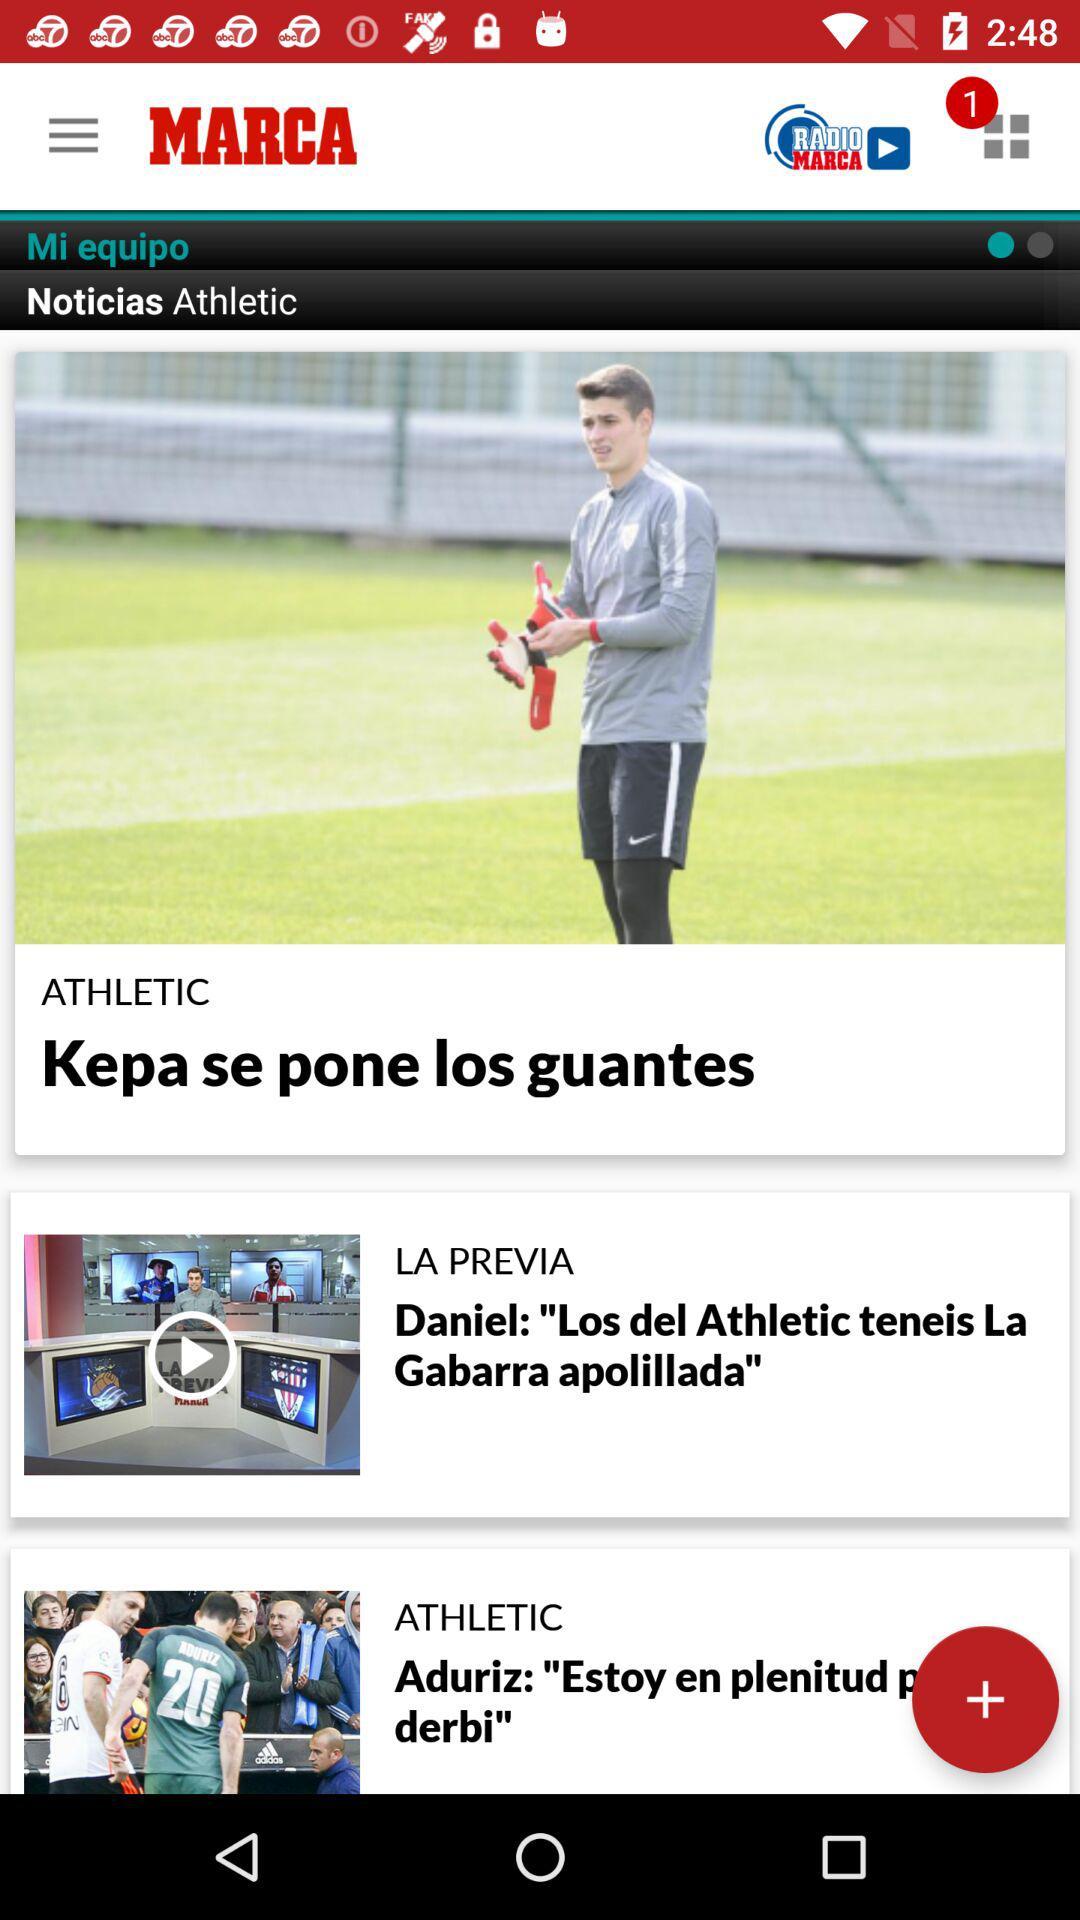  What do you see at coordinates (192, 1691) in the screenshot?
I see `the image which is beside the aduriz estoy en plenitud pderbi` at bounding box center [192, 1691].